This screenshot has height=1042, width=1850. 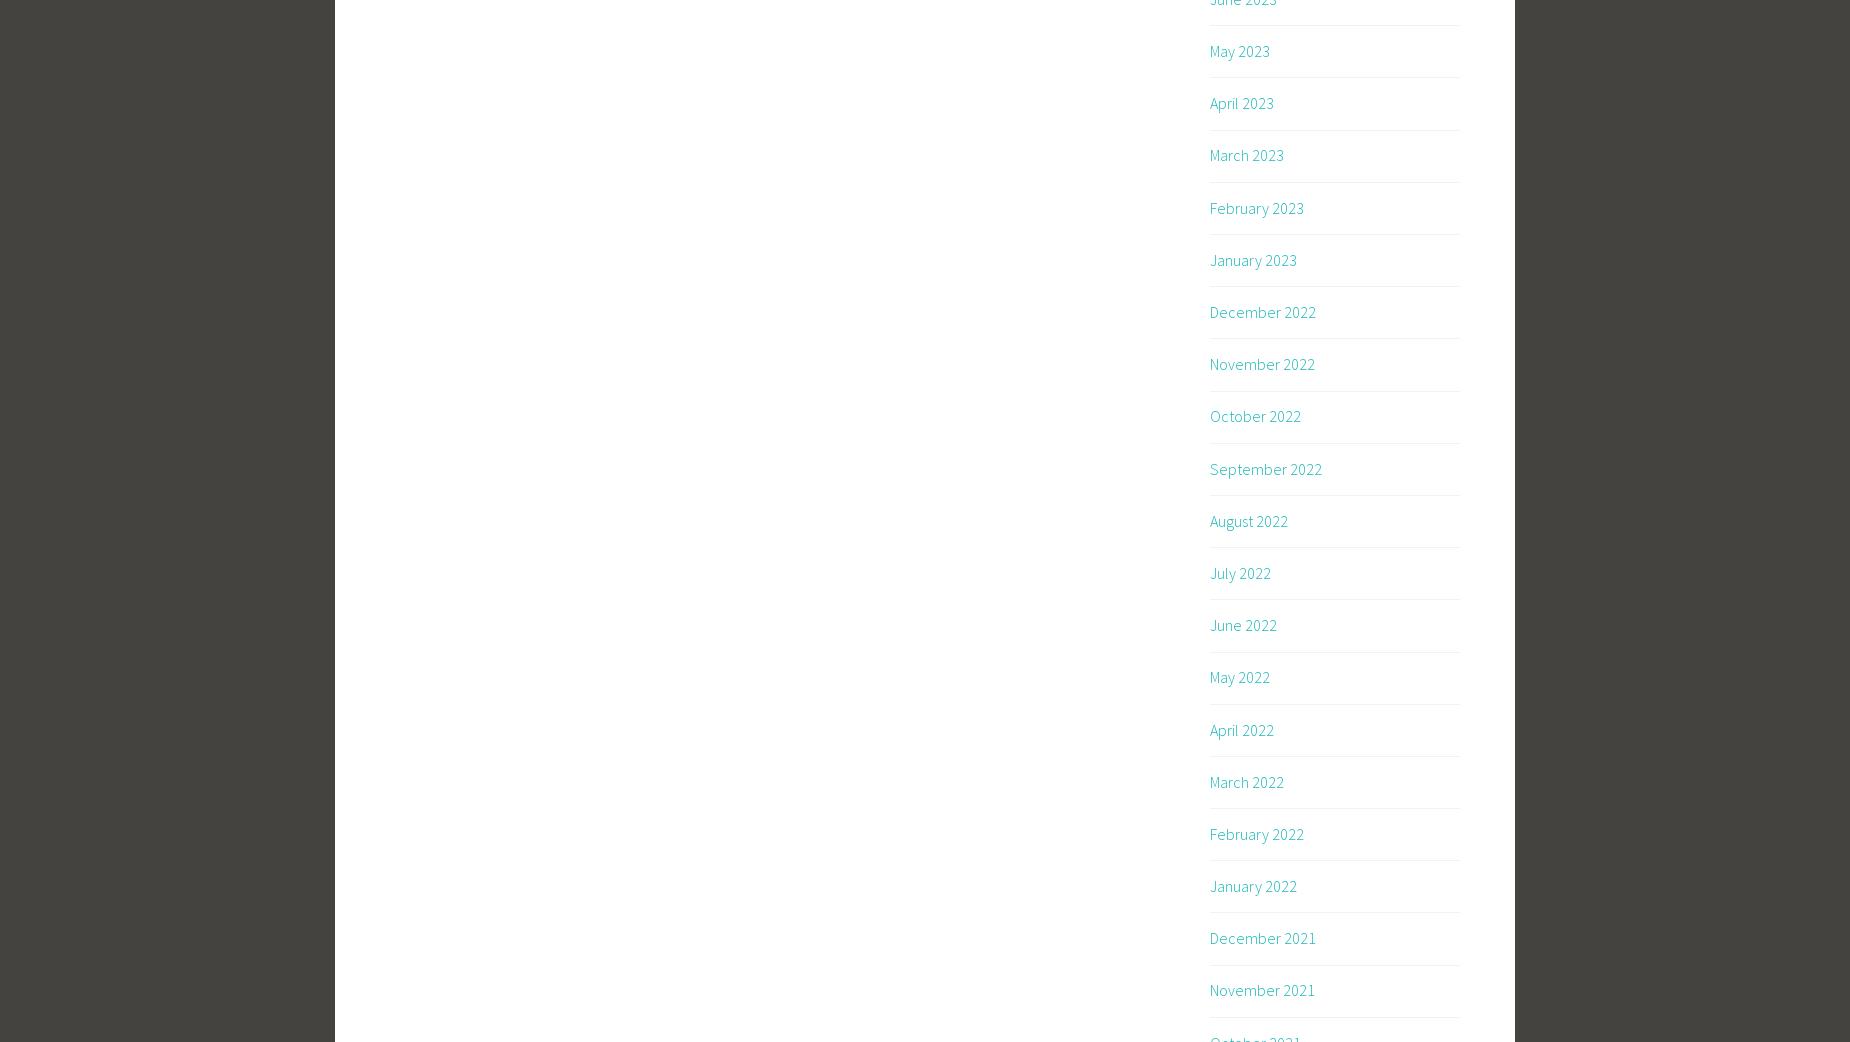 I want to click on 'July 2022', so click(x=1239, y=570).